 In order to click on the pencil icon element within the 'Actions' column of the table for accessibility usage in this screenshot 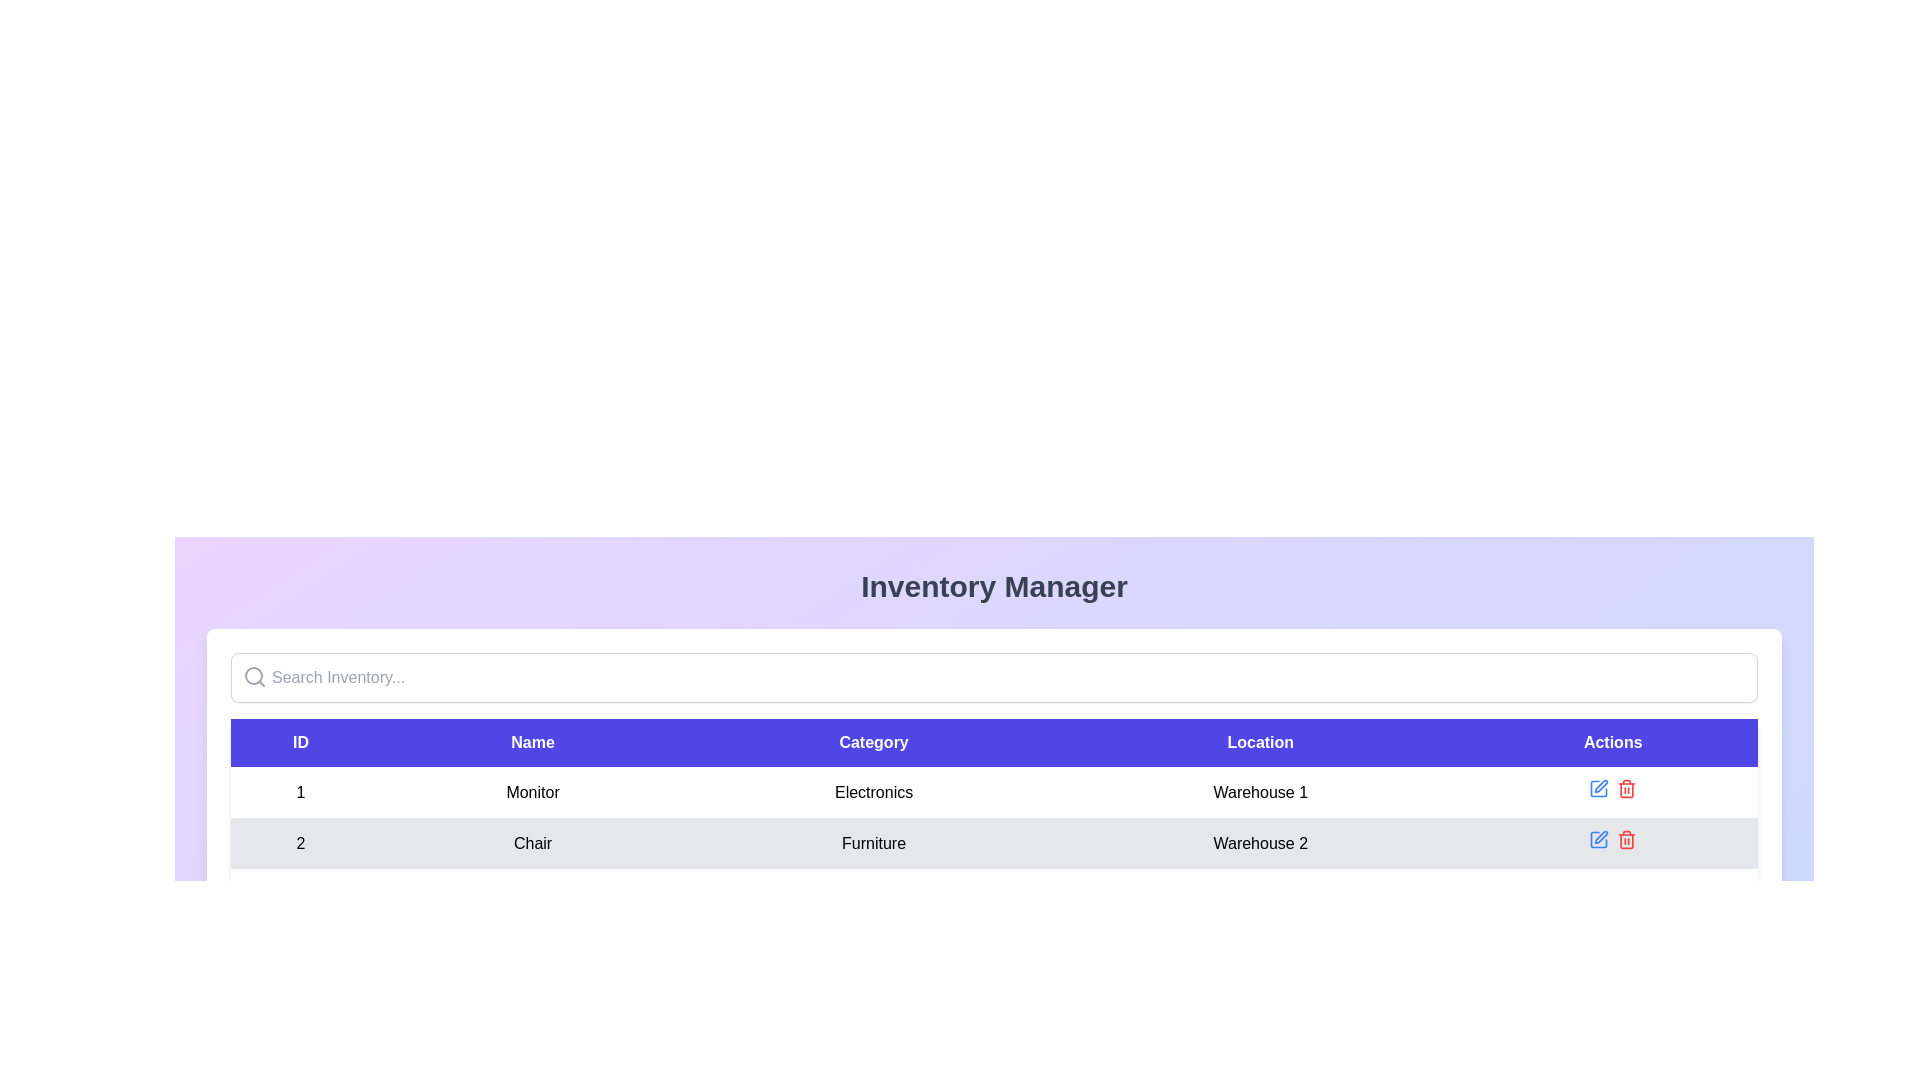, I will do `click(1598, 840)`.